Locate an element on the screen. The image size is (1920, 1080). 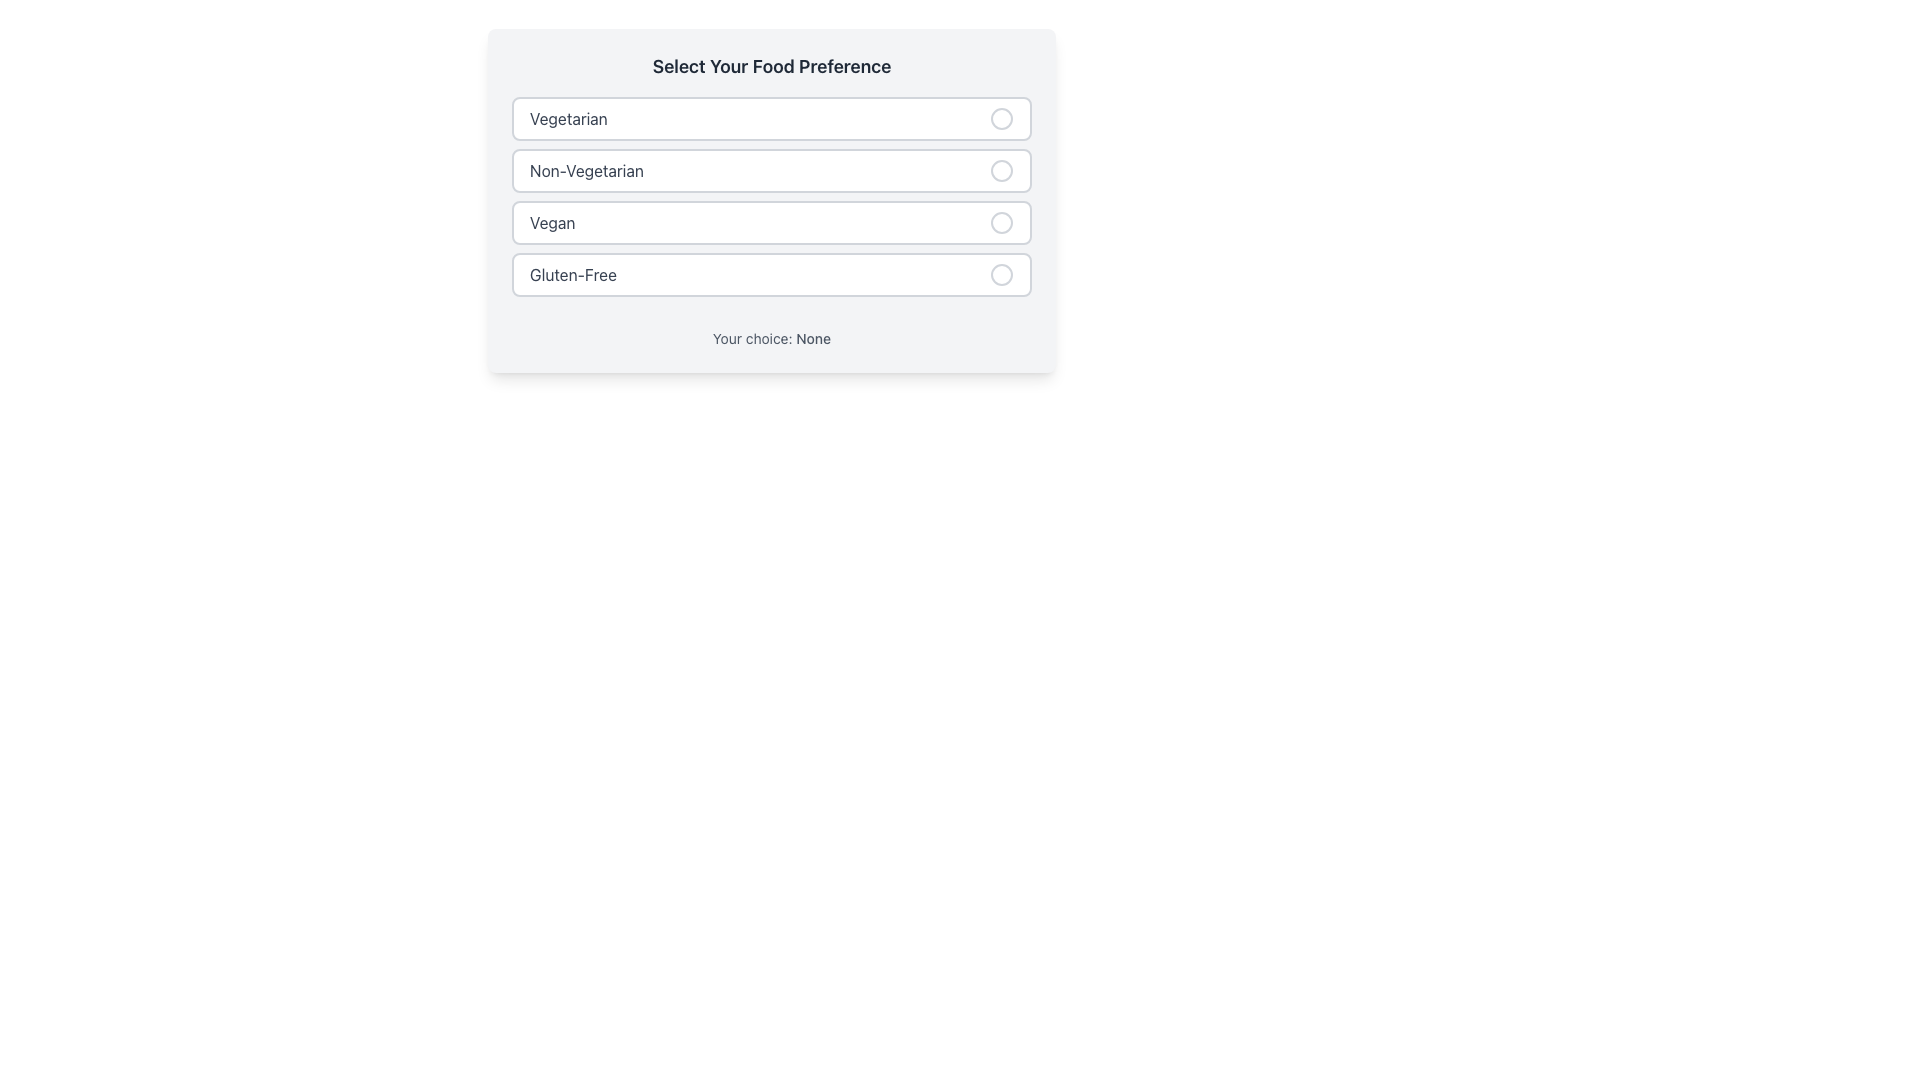
the rightmost radio button labeled 'Vegan' is located at coordinates (1002, 223).